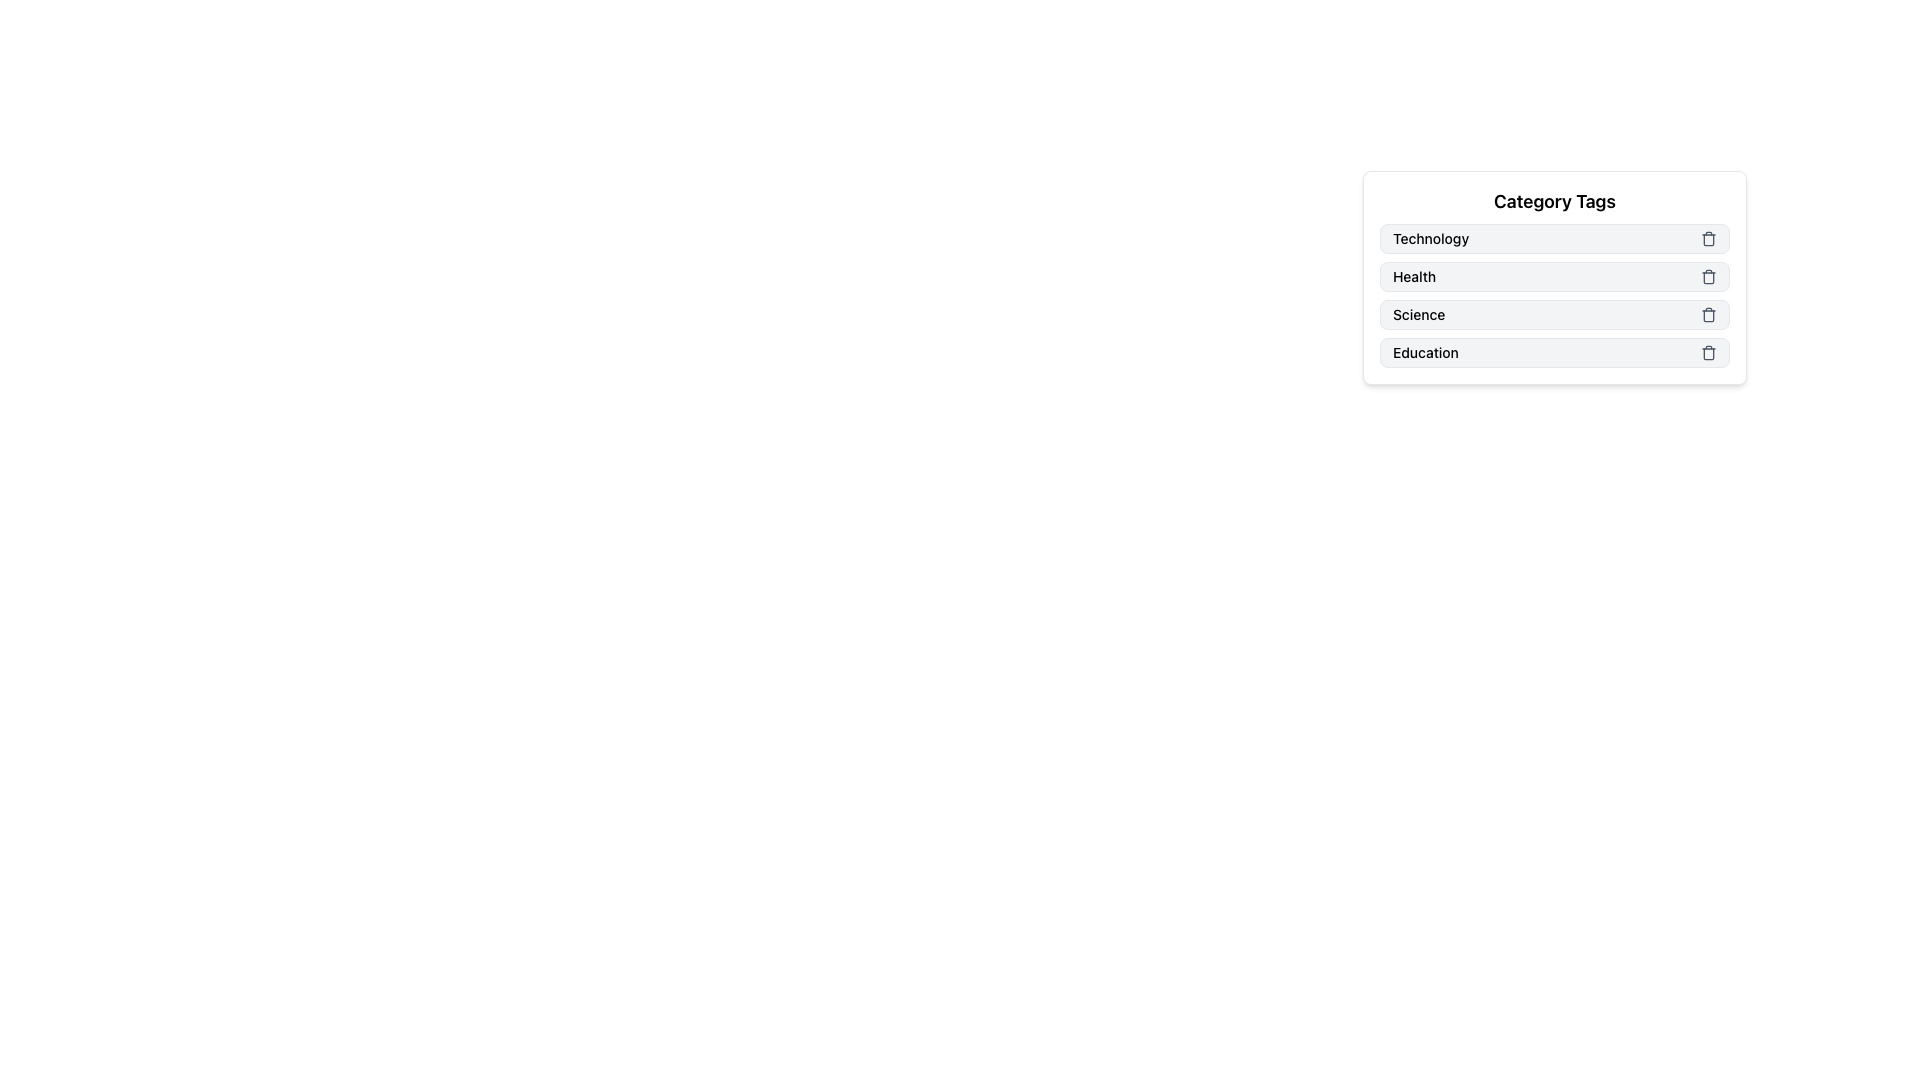  What do you see at coordinates (1707, 352) in the screenshot?
I see `the remove button for the "Education" category tag, located at the far right of the last row under the "Category Tags" header` at bounding box center [1707, 352].